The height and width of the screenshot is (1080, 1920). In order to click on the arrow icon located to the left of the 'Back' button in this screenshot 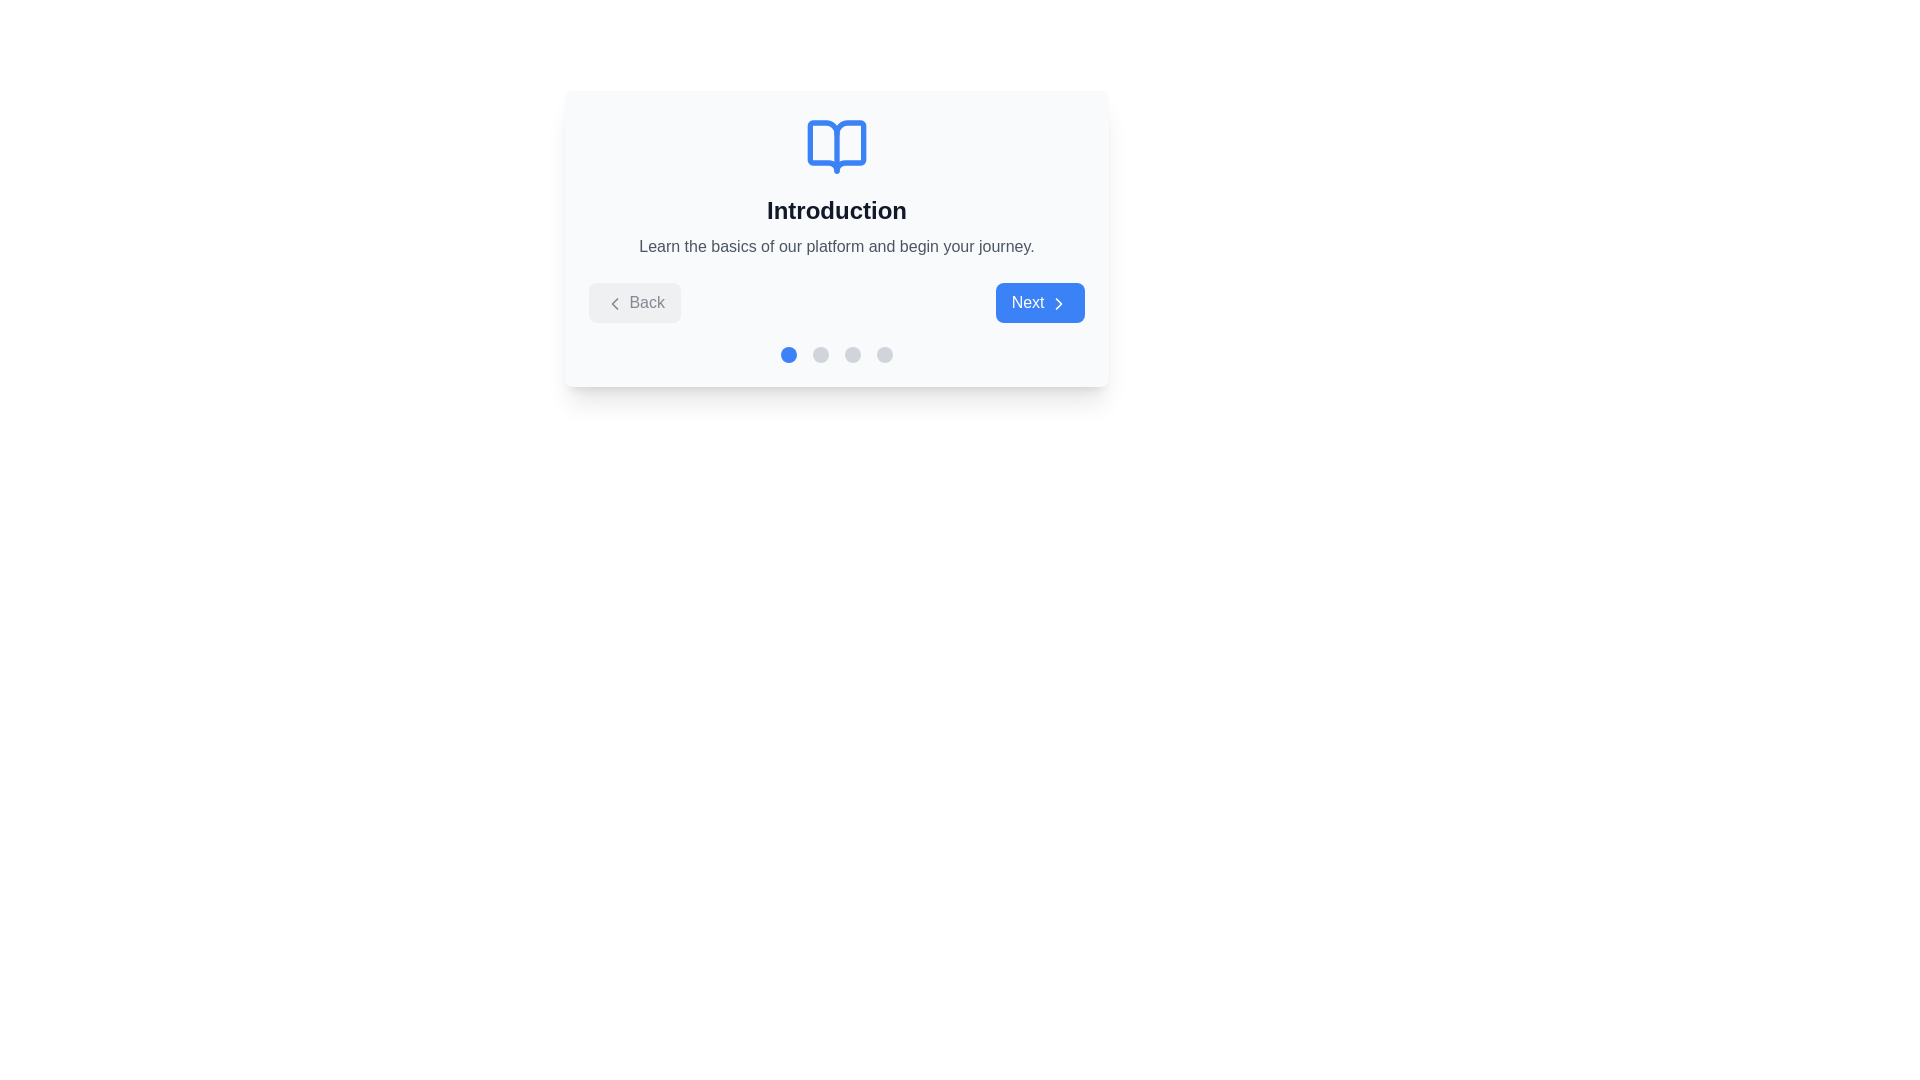, I will do `click(613, 303)`.